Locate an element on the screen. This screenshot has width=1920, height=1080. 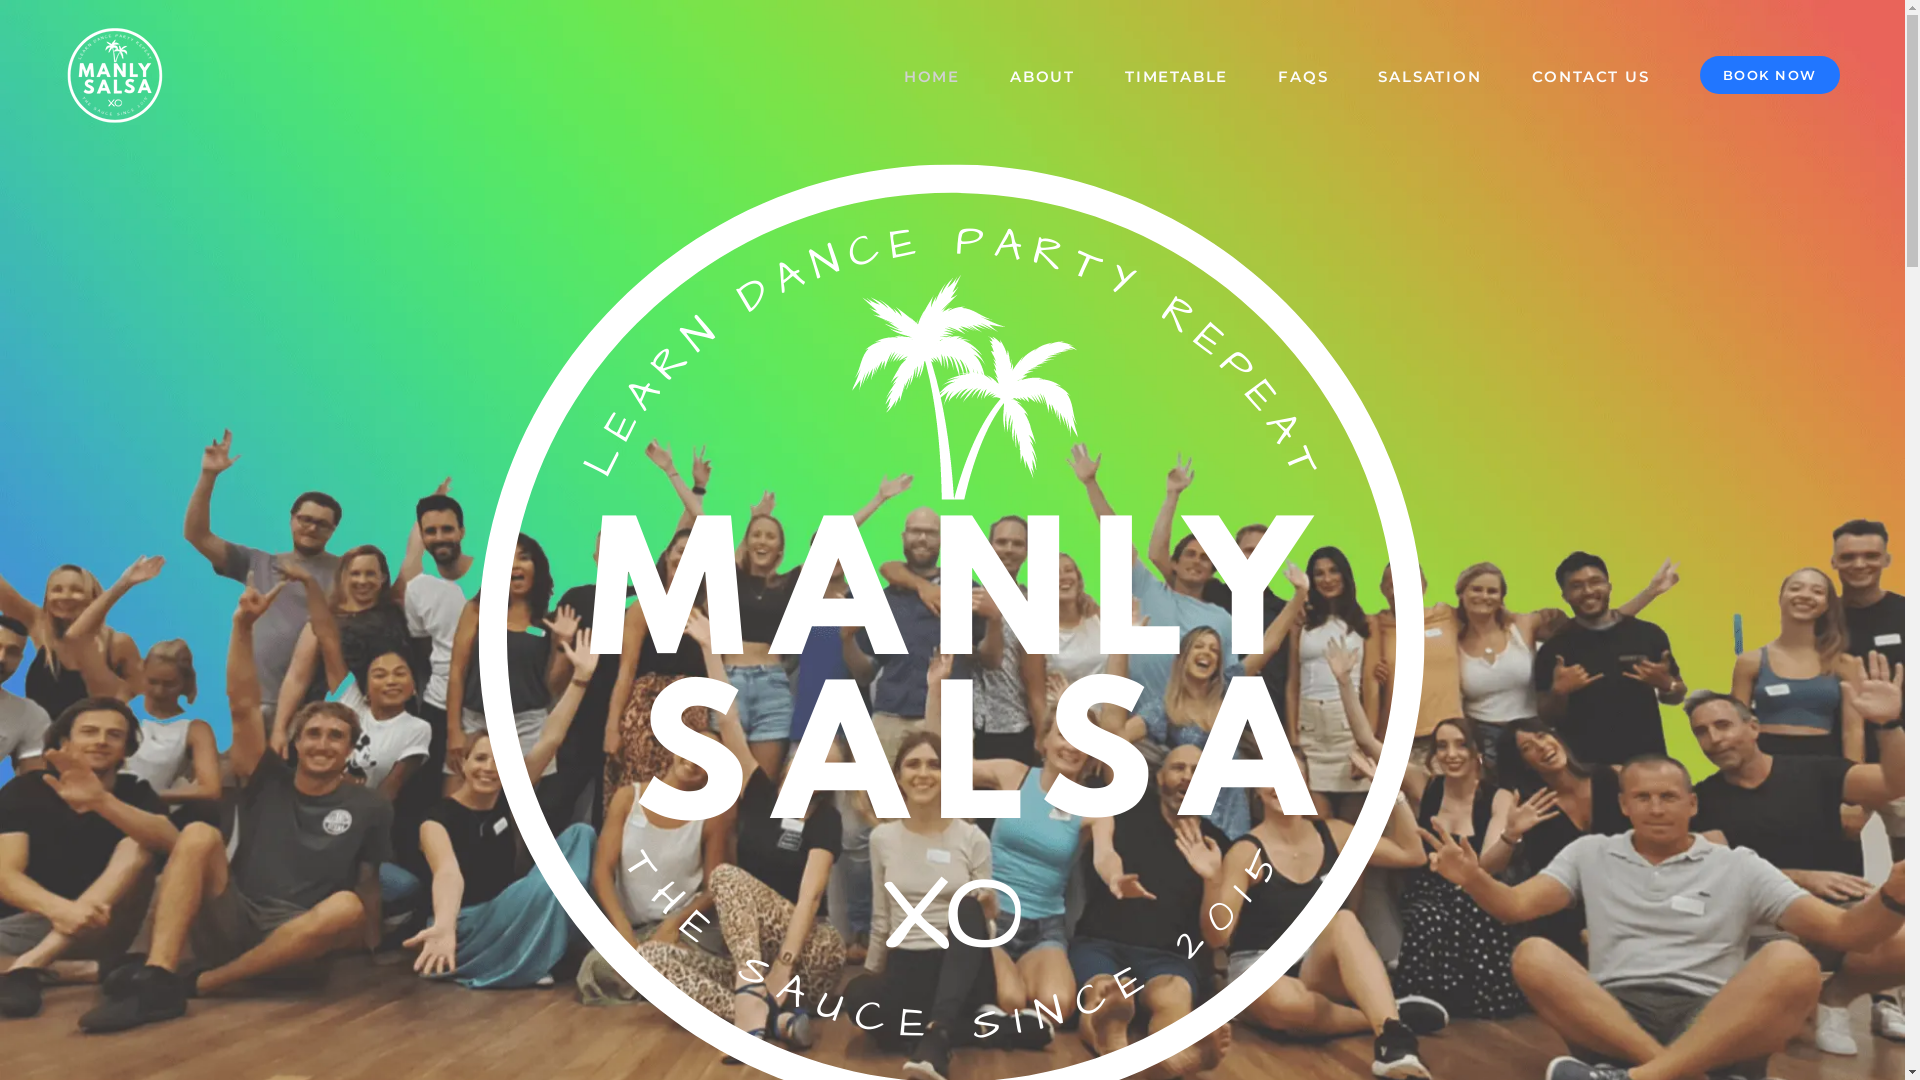
'FAQS' is located at coordinates (1302, 73).